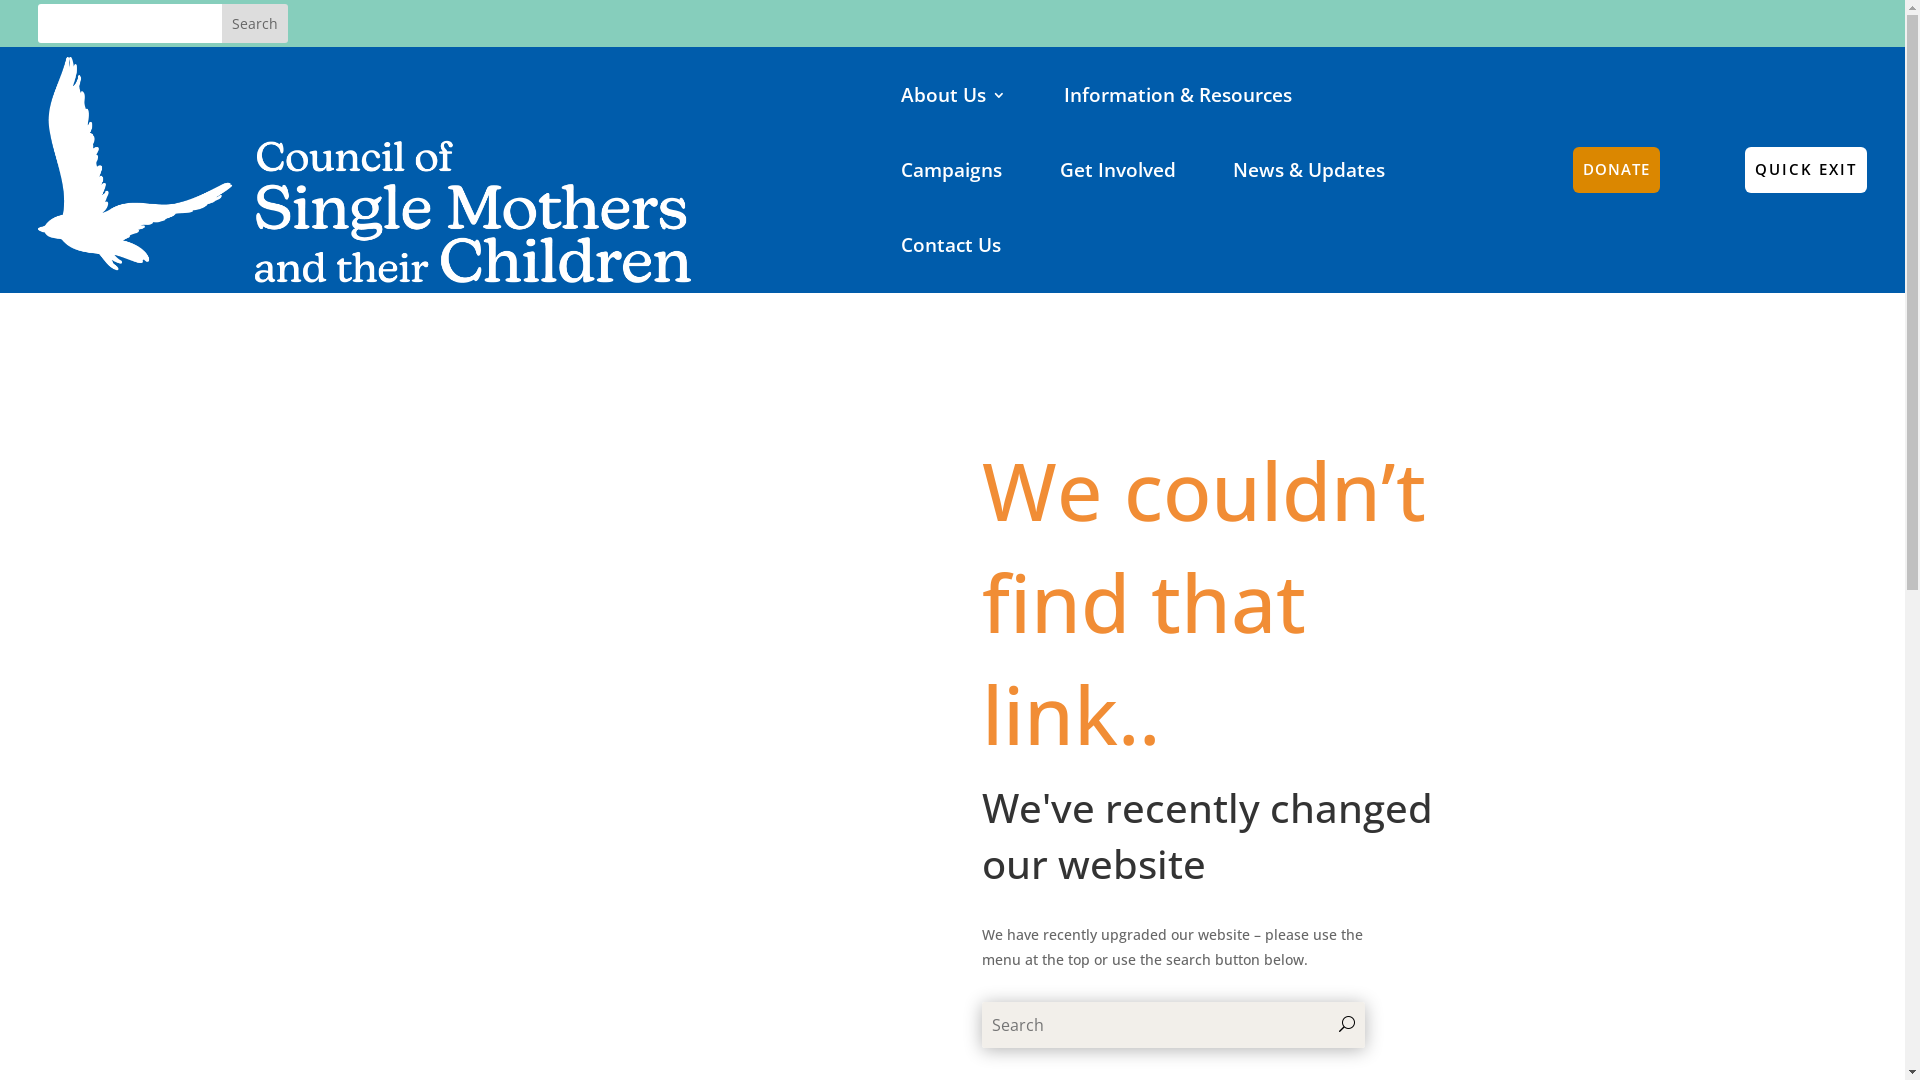 The width and height of the screenshot is (1920, 1080). What do you see at coordinates (253, 23) in the screenshot?
I see `'Search'` at bounding box center [253, 23].